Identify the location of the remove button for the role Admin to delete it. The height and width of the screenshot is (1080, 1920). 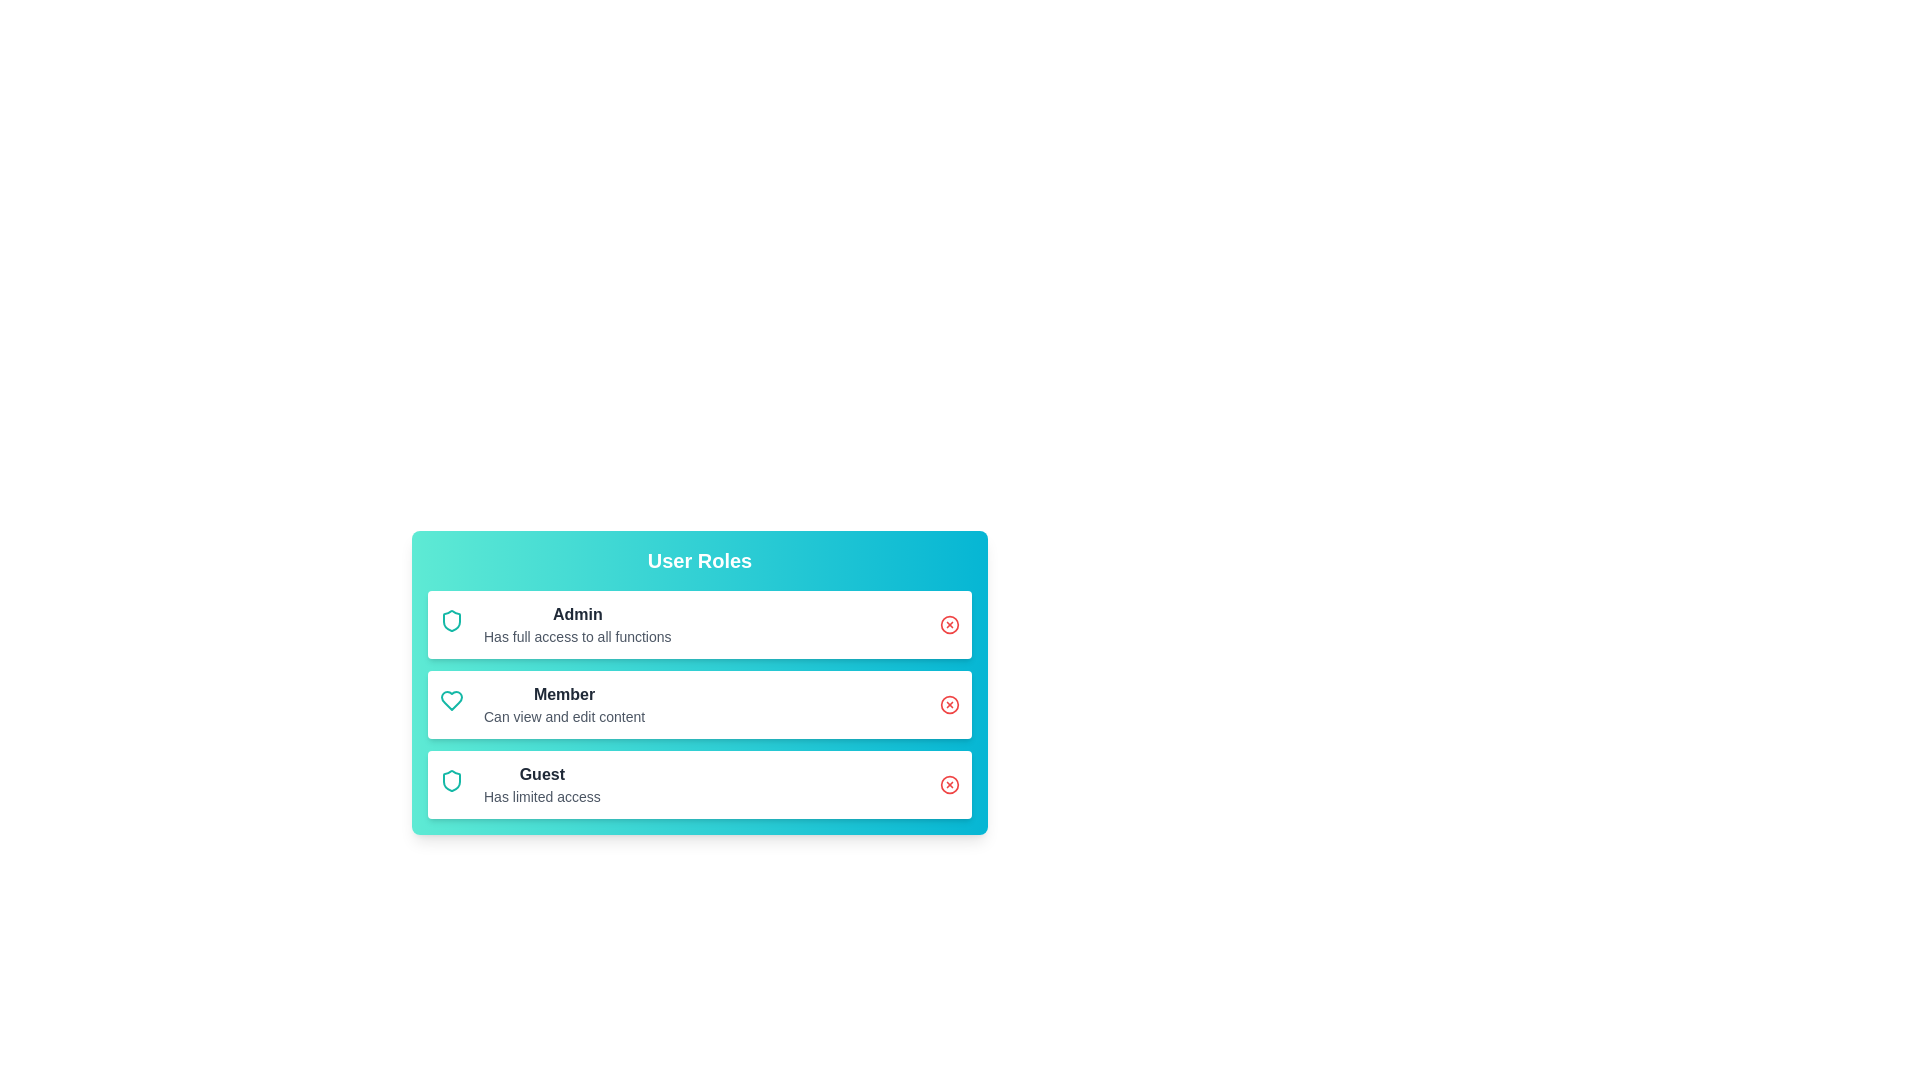
(949, 623).